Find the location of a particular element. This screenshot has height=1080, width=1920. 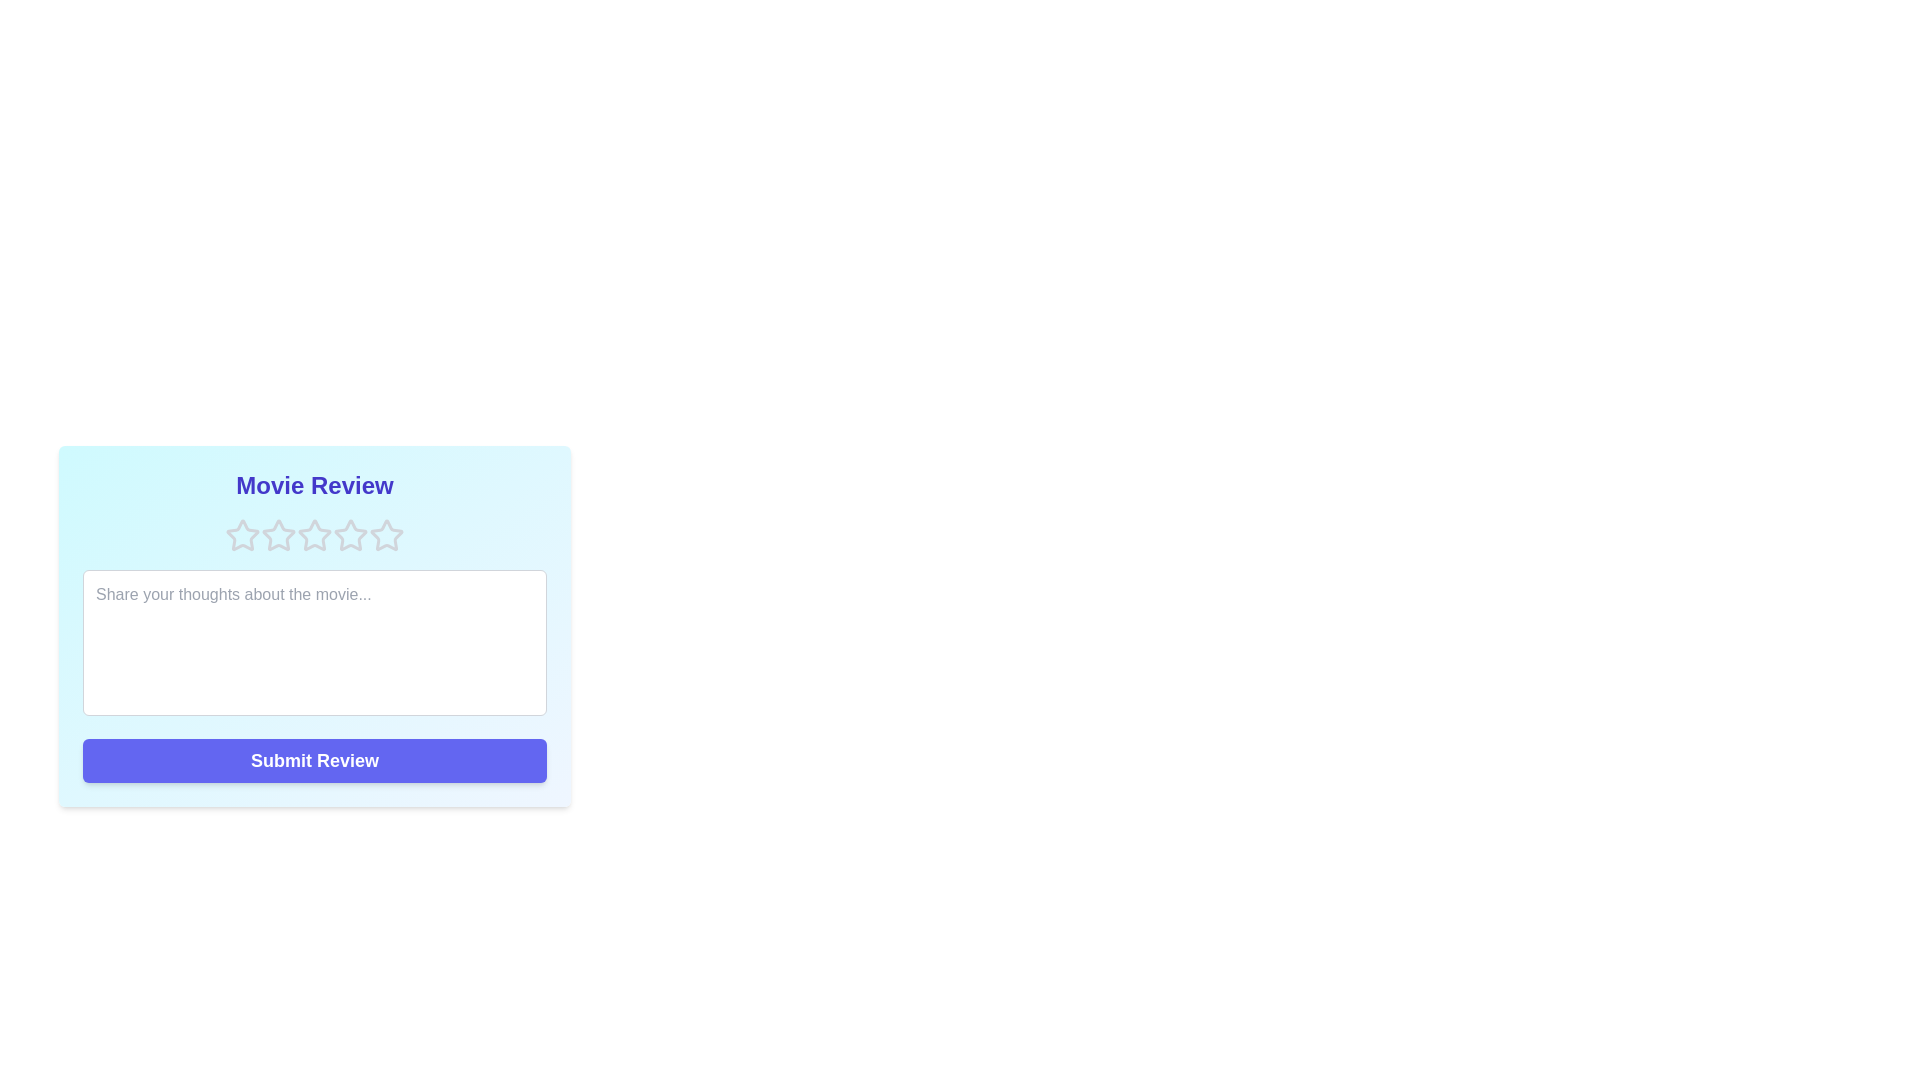

the star corresponding to 1 rating is located at coordinates (242, 535).